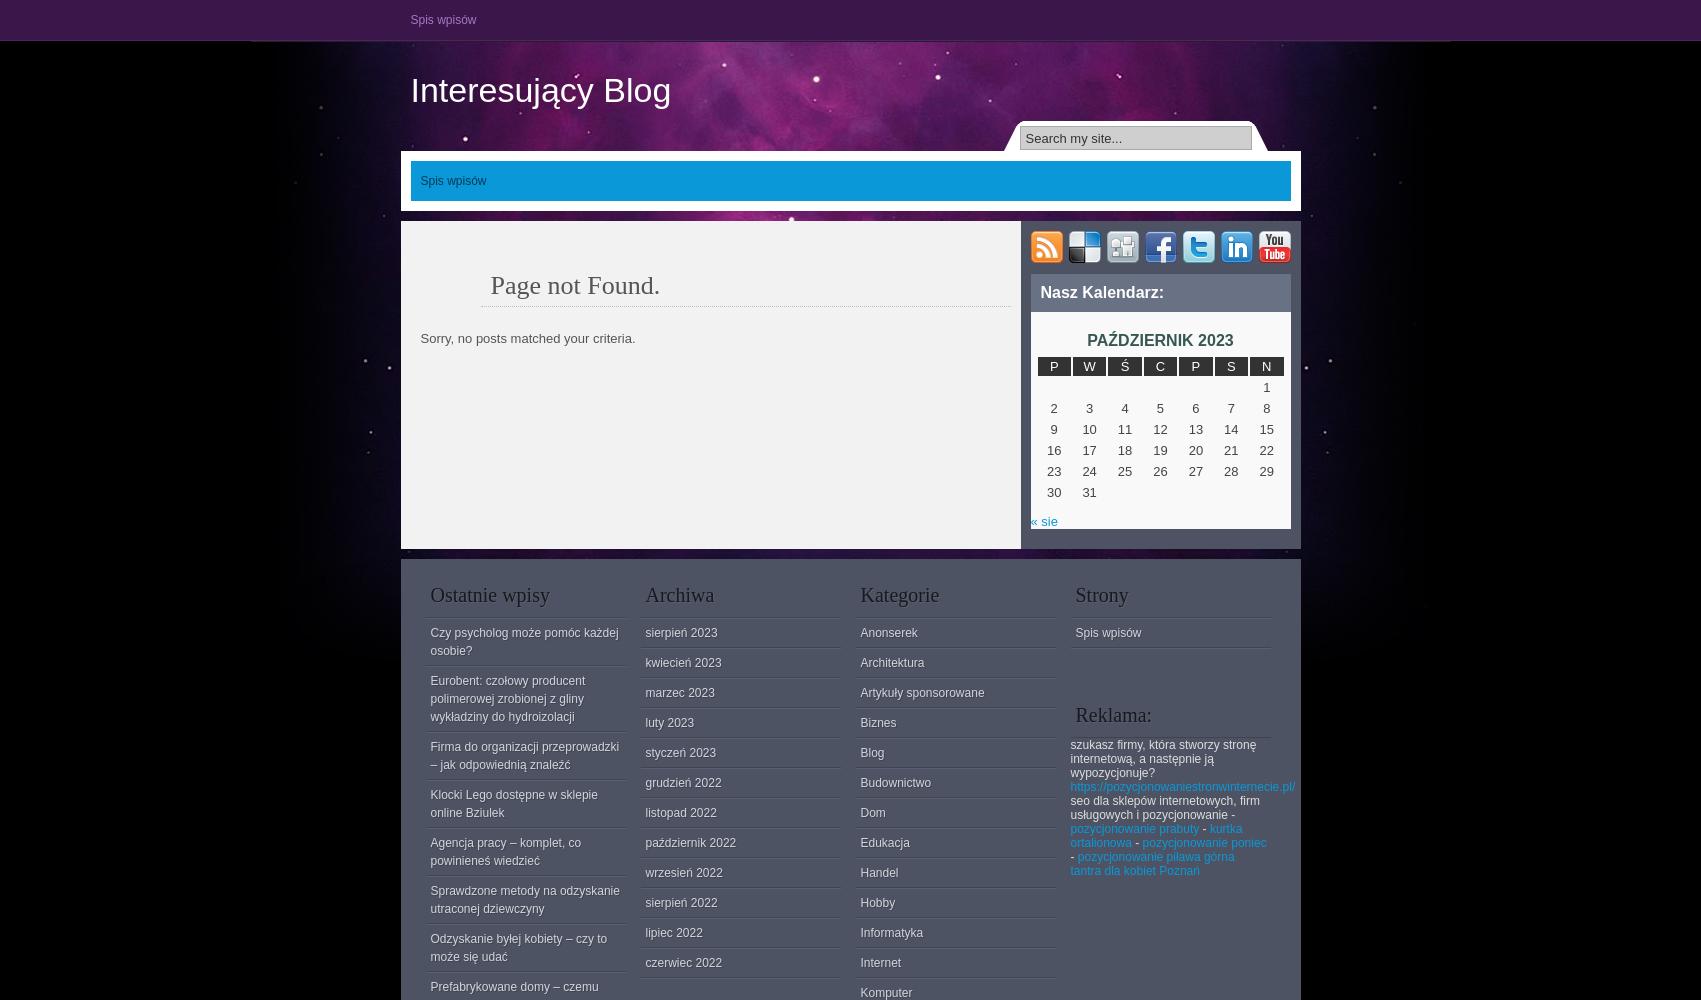  Describe the element at coordinates (1101, 292) in the screenshot. I see `'Nasz Kalendarz:'` at that location.